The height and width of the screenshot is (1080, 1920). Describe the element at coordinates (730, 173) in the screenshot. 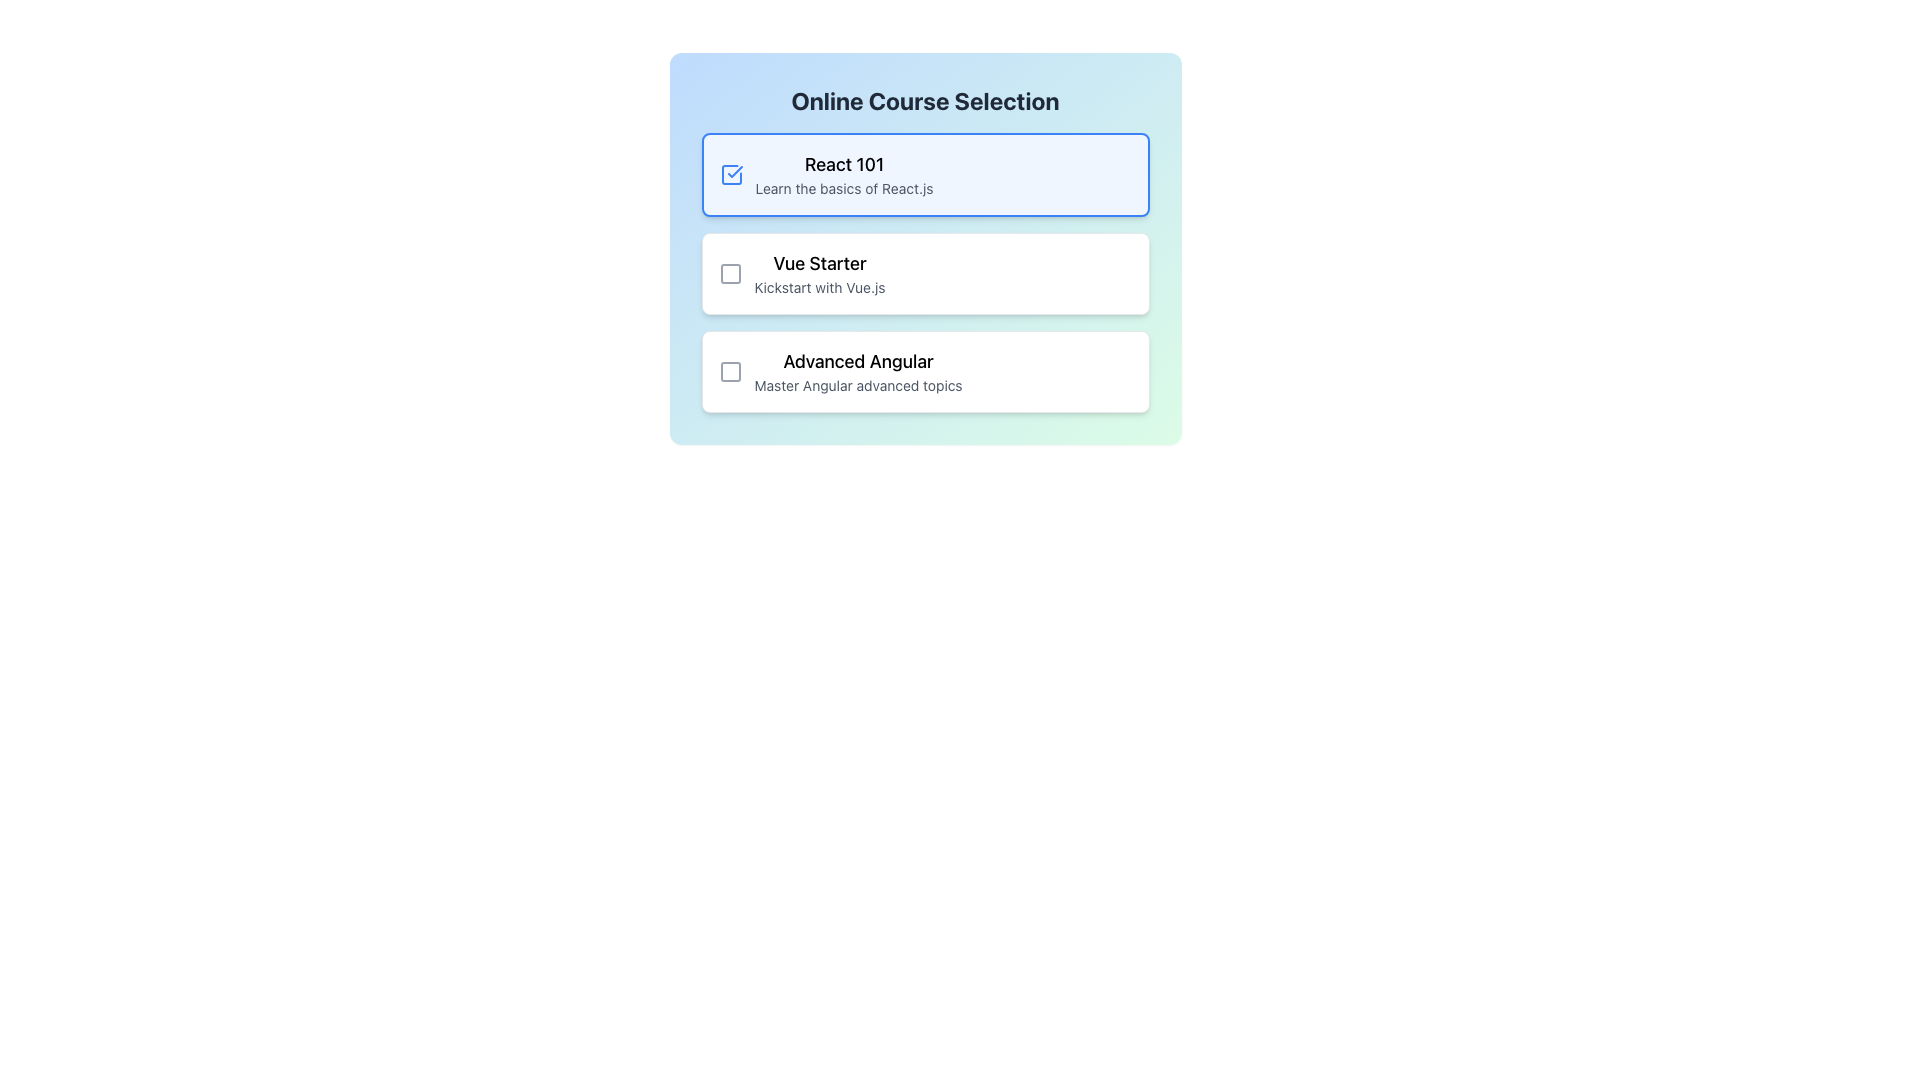

I see `the checkbox for the 'React 101' course` at that location.